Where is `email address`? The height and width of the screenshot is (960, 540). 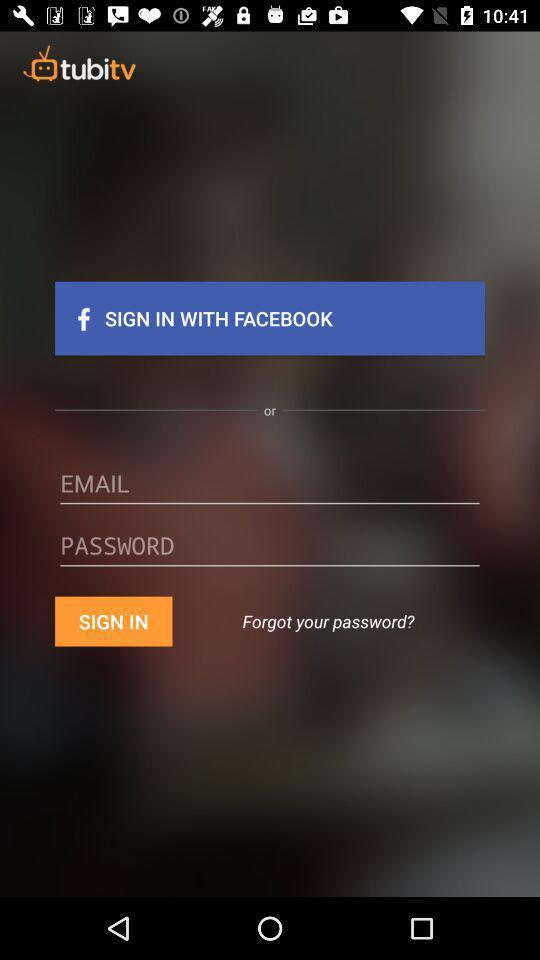 email address is located at coordinates (270, 489).